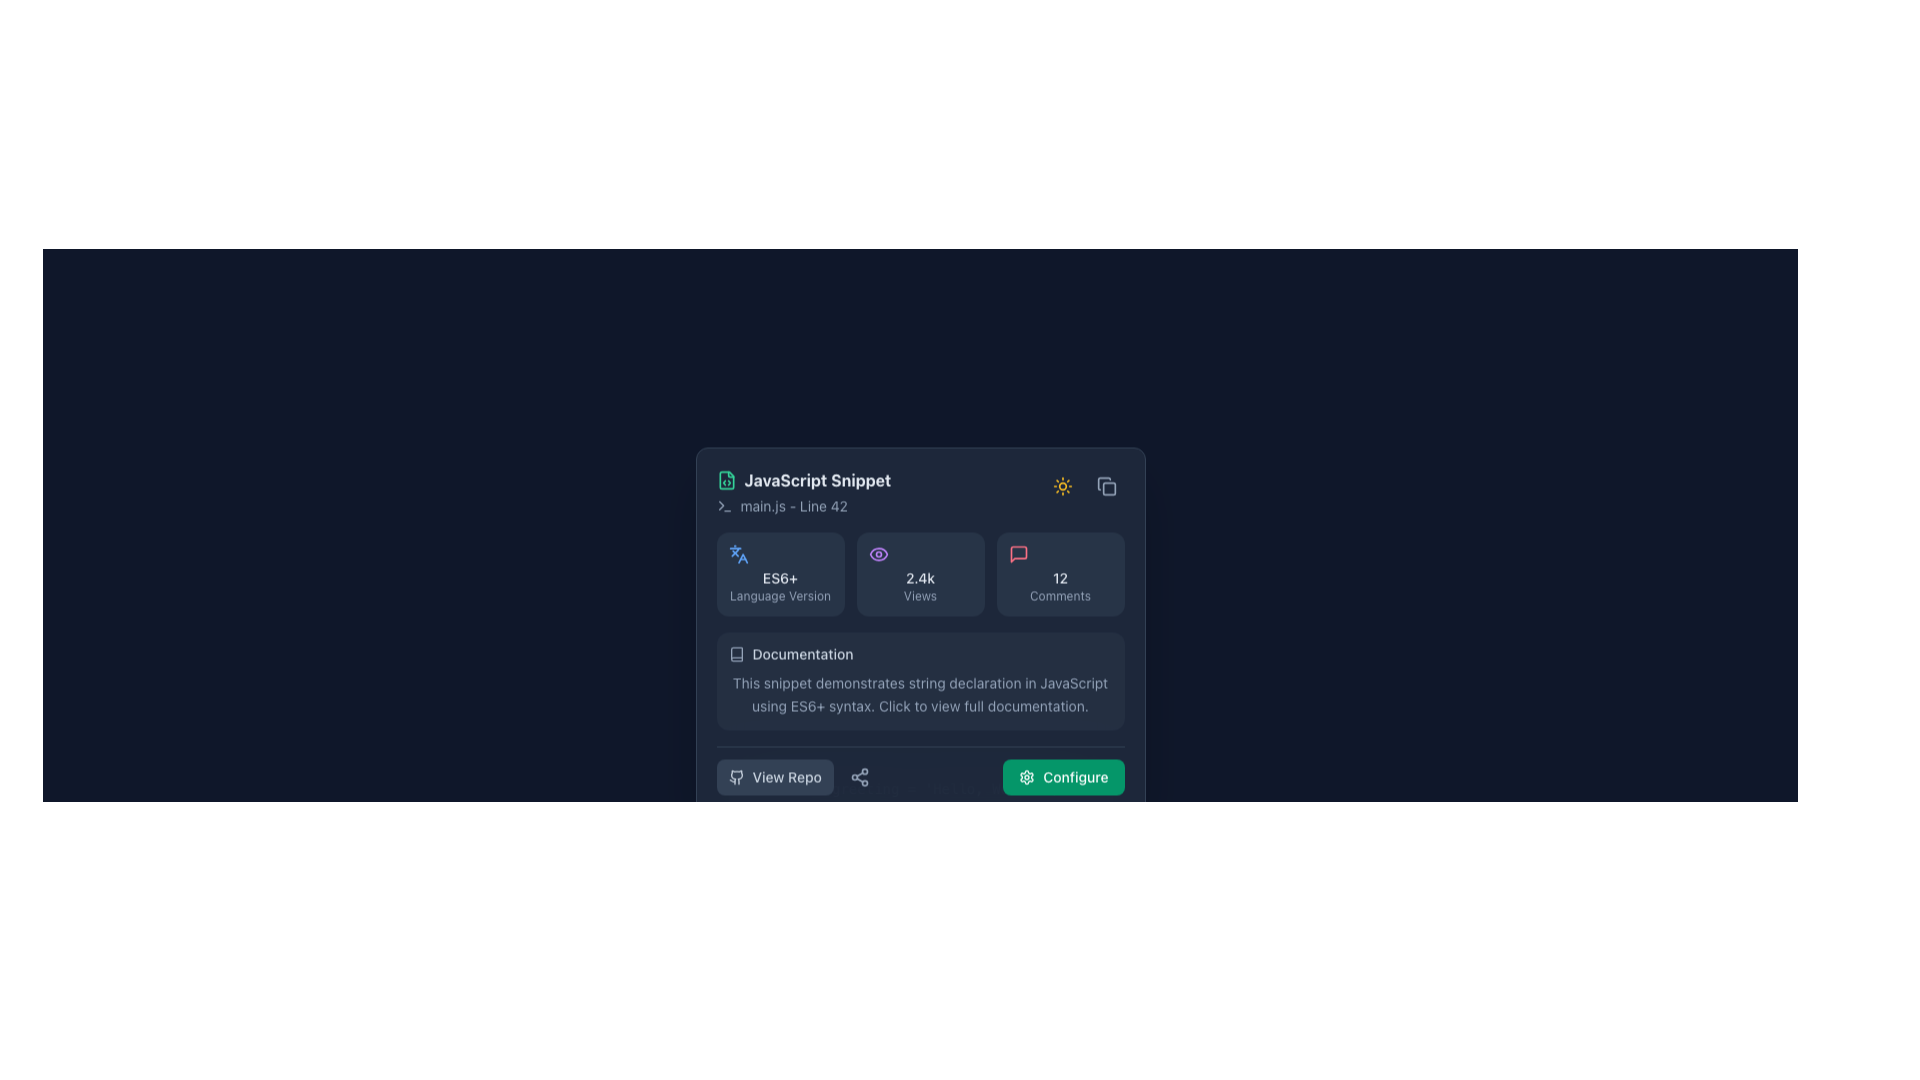  I want to click on the visual cues of the chat bubble SVG icon, which is the first element in a group containing a numeric text '12' and a label 'Comments', located on the right side of the layout, so click(1018, 554).